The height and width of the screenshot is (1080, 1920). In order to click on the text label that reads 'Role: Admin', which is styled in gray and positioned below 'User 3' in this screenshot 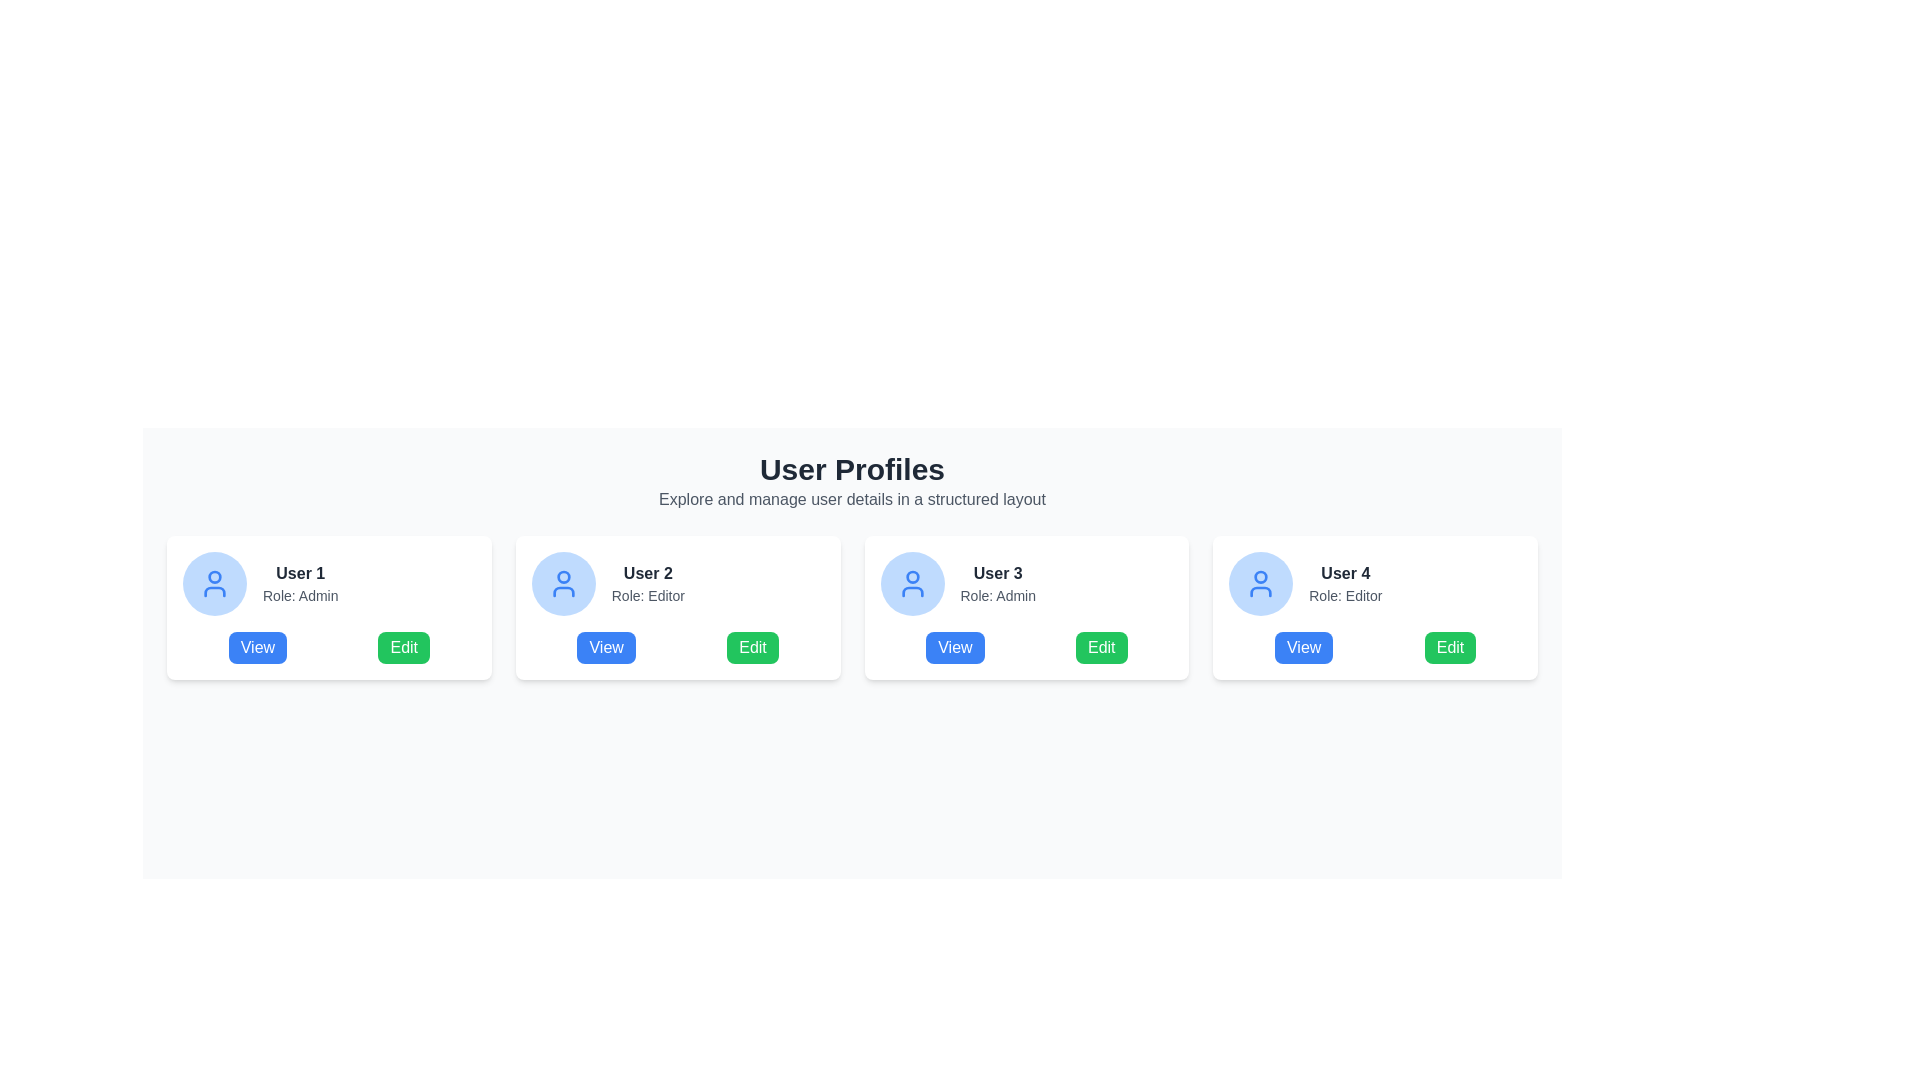, I will do `click(998, 595)`.